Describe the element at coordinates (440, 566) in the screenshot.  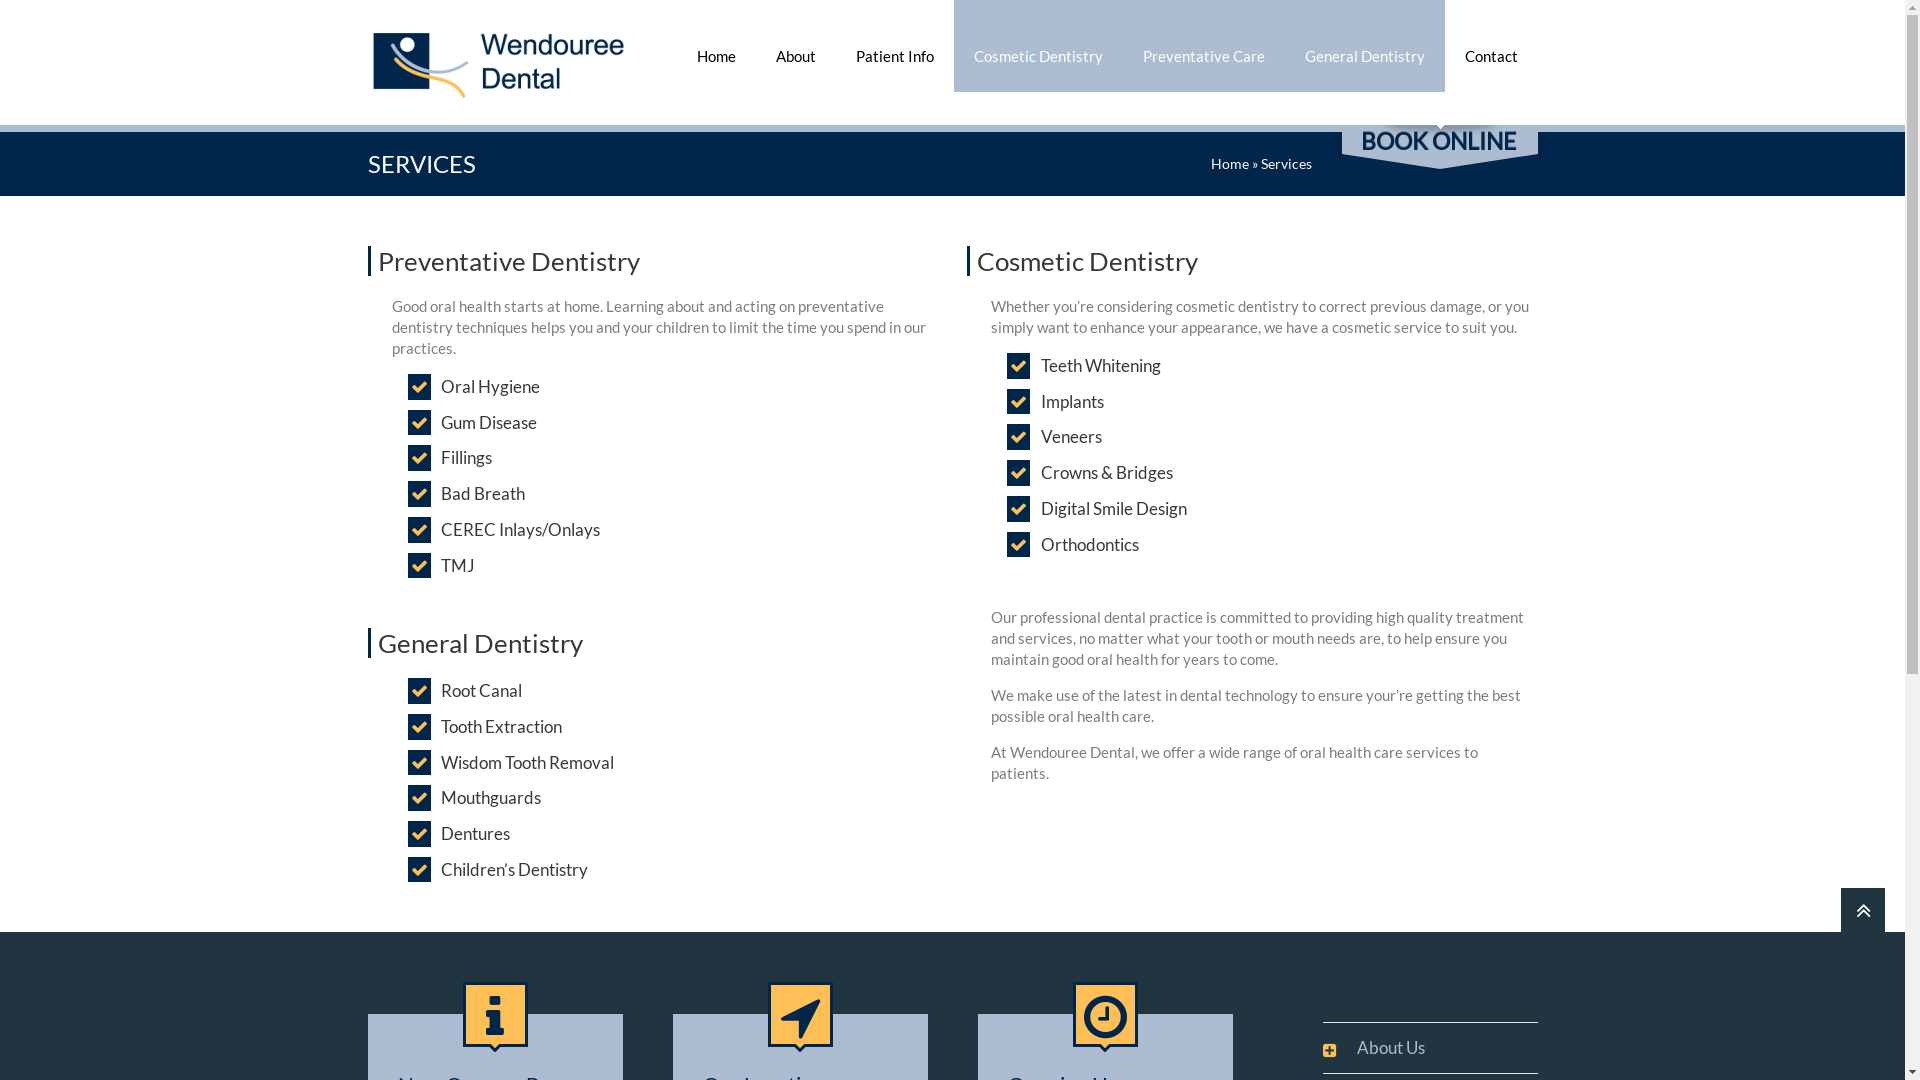
I see `'TMJ'` at that location.